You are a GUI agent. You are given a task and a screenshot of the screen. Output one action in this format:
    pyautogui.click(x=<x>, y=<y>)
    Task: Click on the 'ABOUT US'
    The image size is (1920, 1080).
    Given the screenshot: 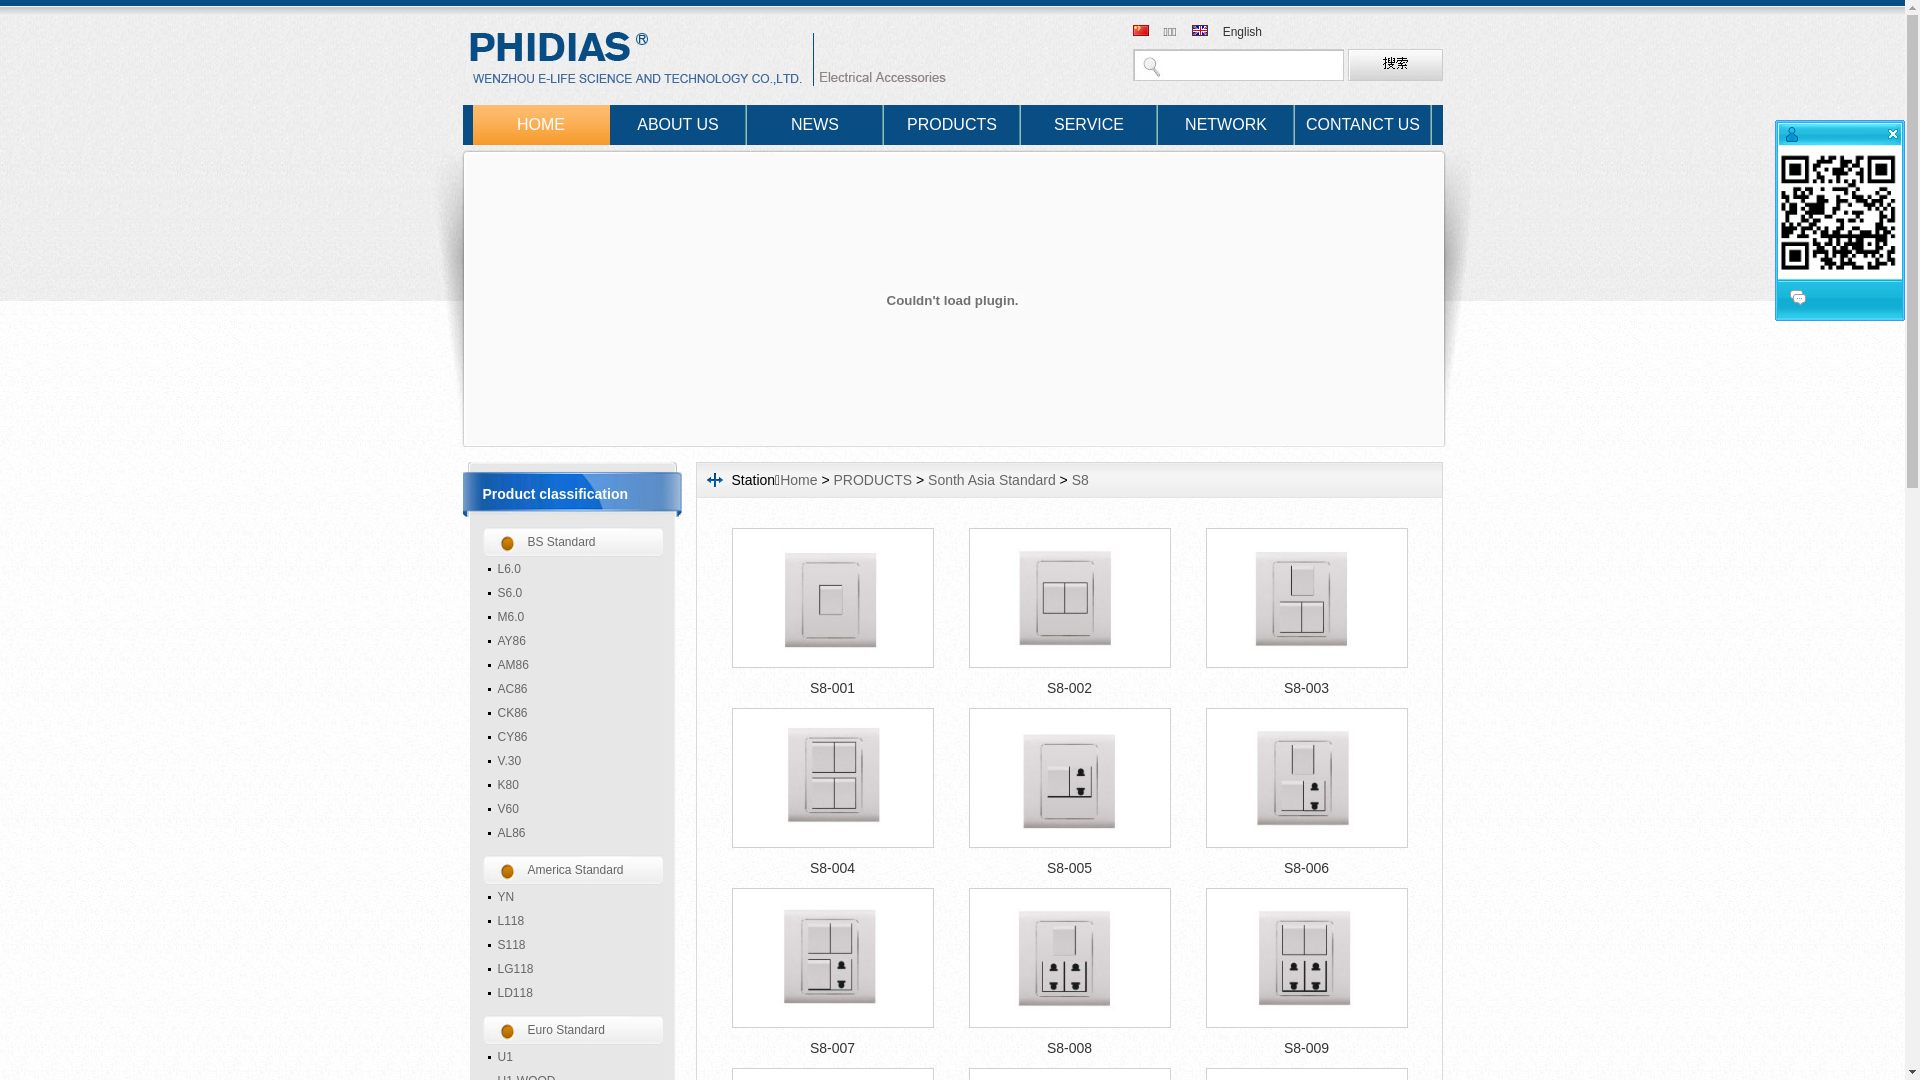 What is the action you would take?
    pyautogui.click(x=678, y=124)
    